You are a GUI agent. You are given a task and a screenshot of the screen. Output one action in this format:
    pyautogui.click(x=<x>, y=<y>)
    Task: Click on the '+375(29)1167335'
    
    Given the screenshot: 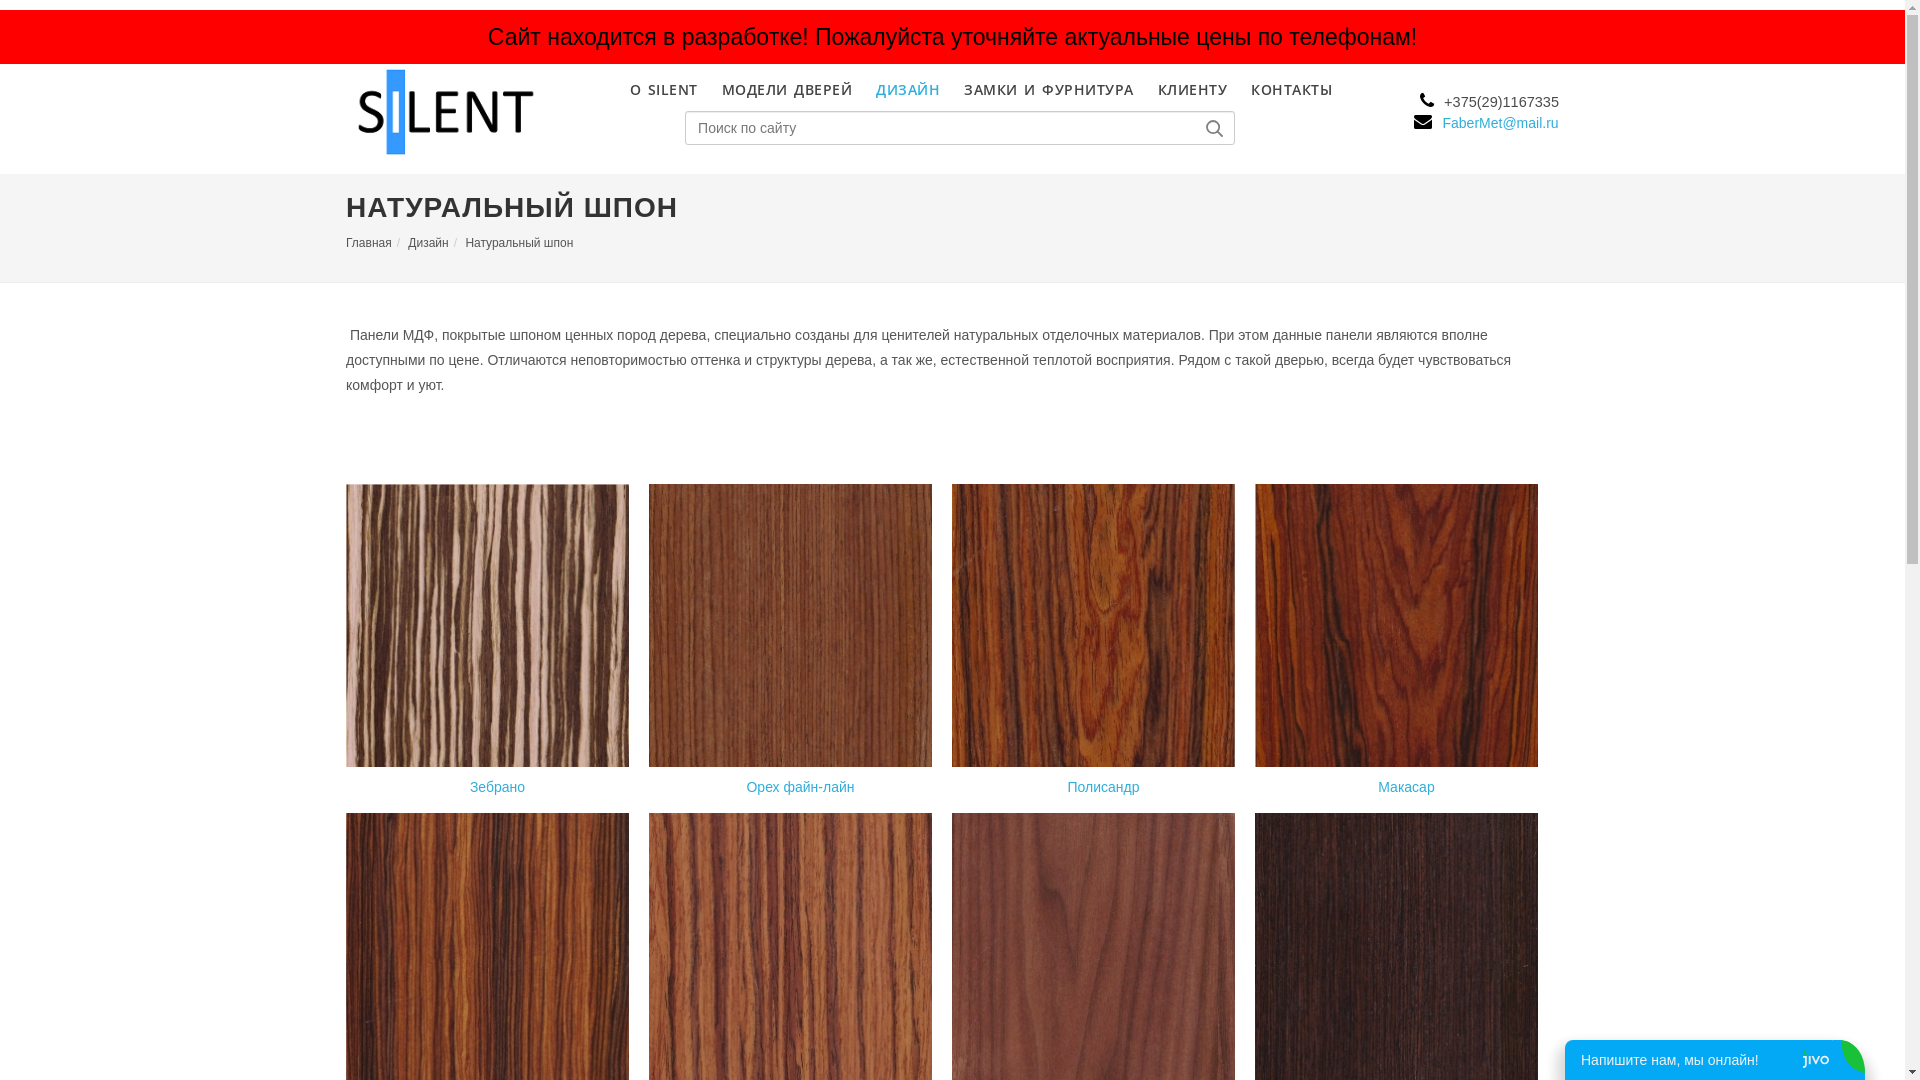 What is the action you would take?
    pyautogui.click(x=1486, y=101)
    